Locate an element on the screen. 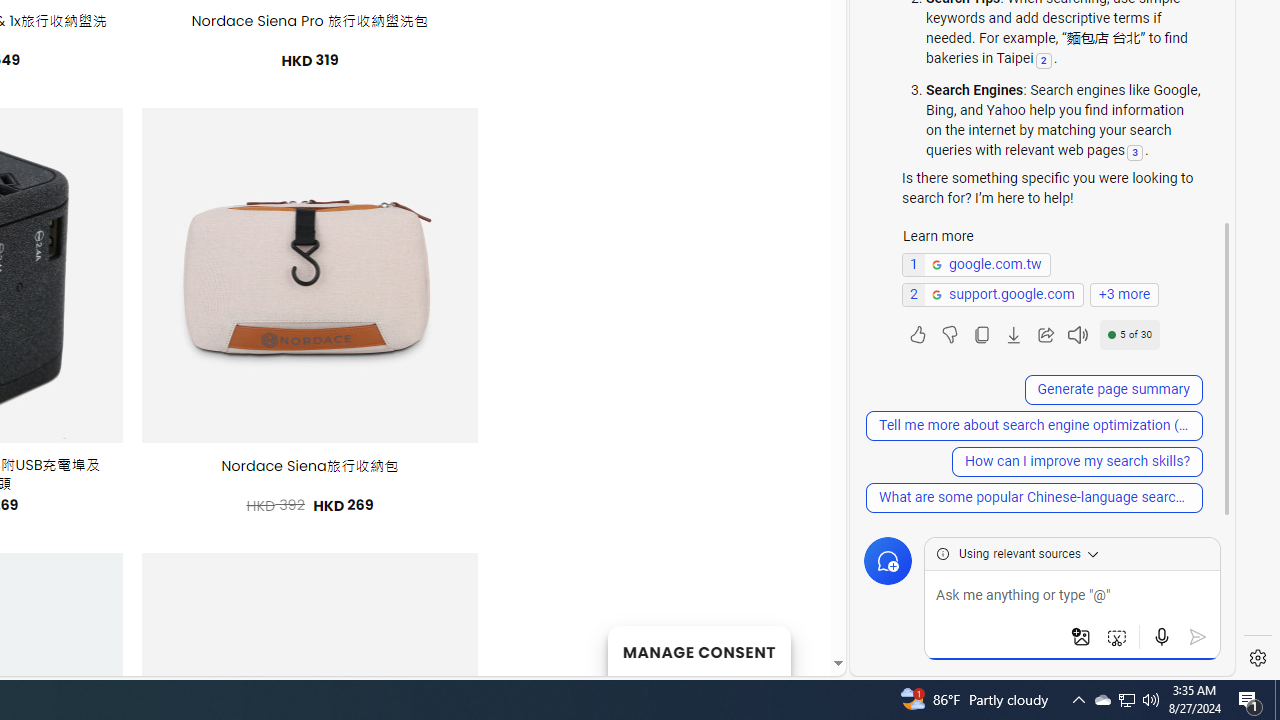 The image size is (1280, 720). 'MANAGE CONSENT' is located at coordinates (698, 650).